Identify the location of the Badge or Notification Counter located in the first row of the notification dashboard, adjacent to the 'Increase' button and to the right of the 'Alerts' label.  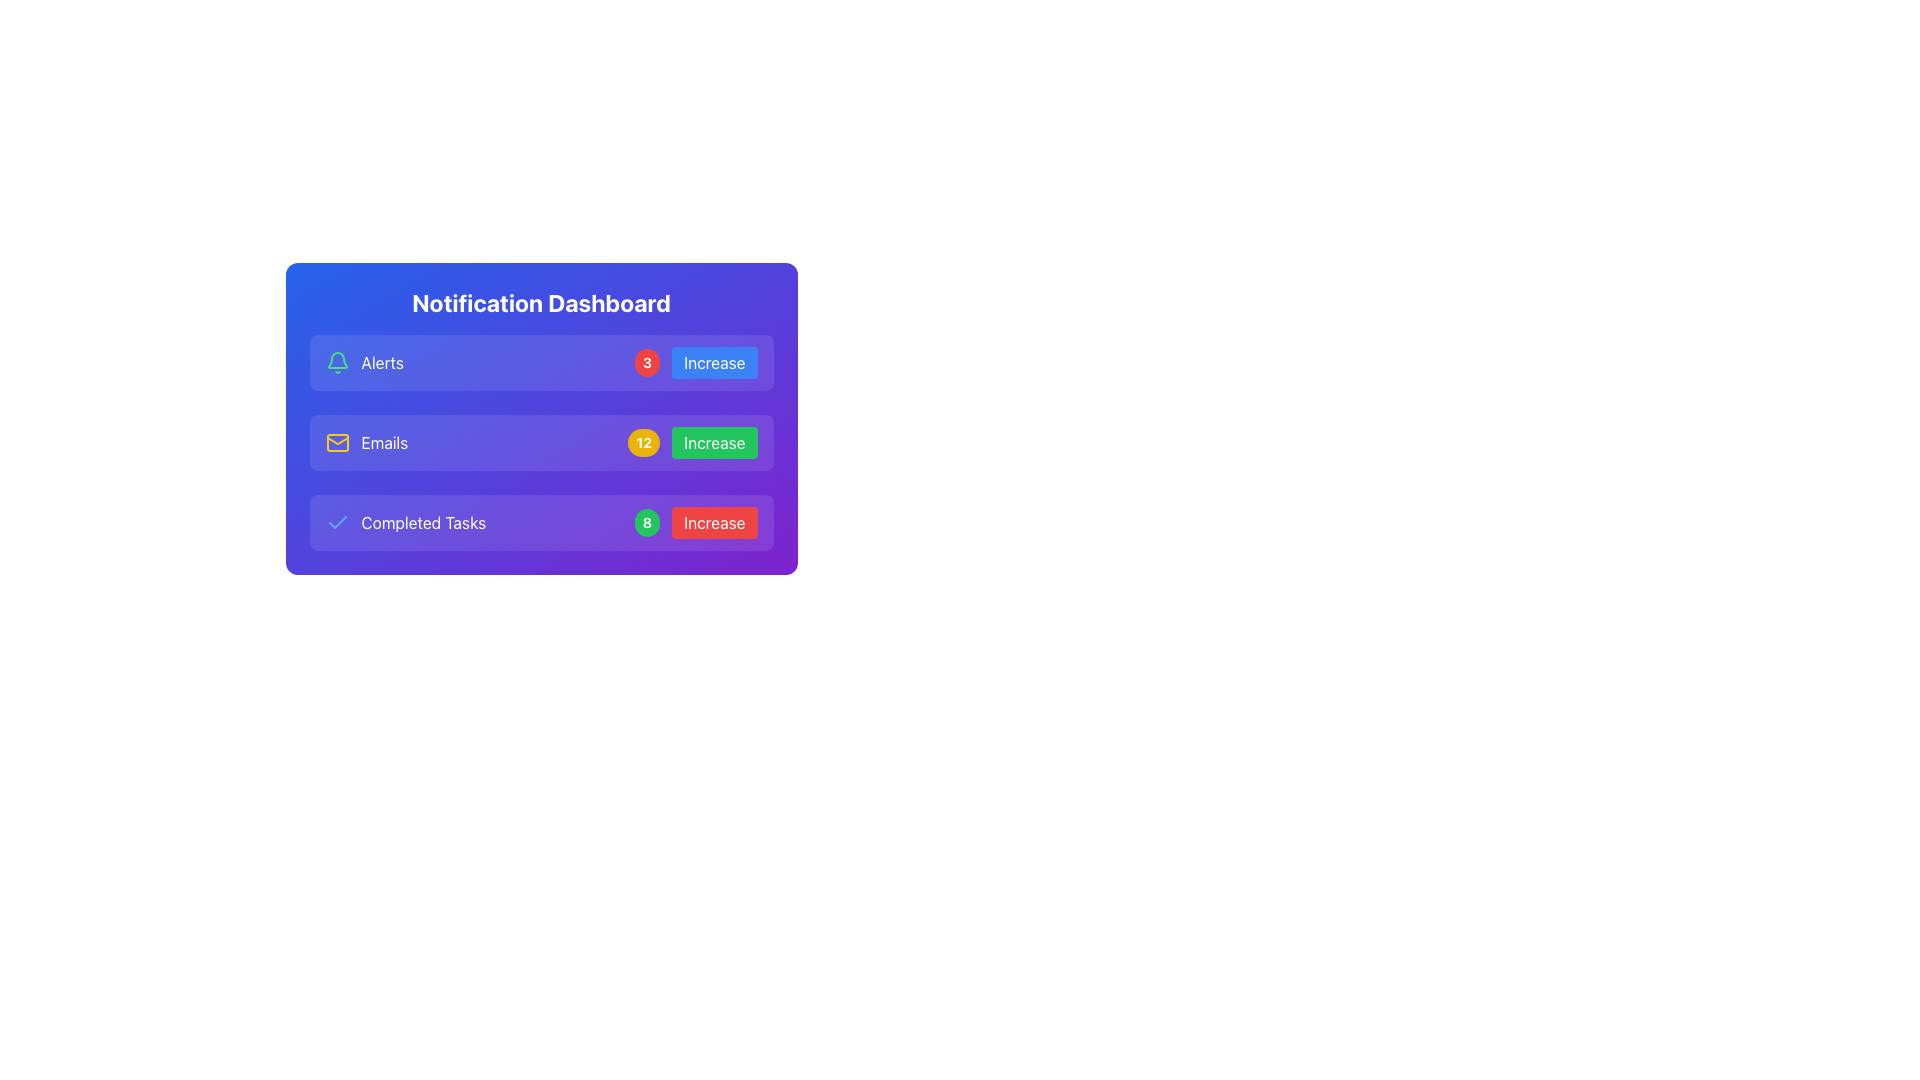
(647, 362).